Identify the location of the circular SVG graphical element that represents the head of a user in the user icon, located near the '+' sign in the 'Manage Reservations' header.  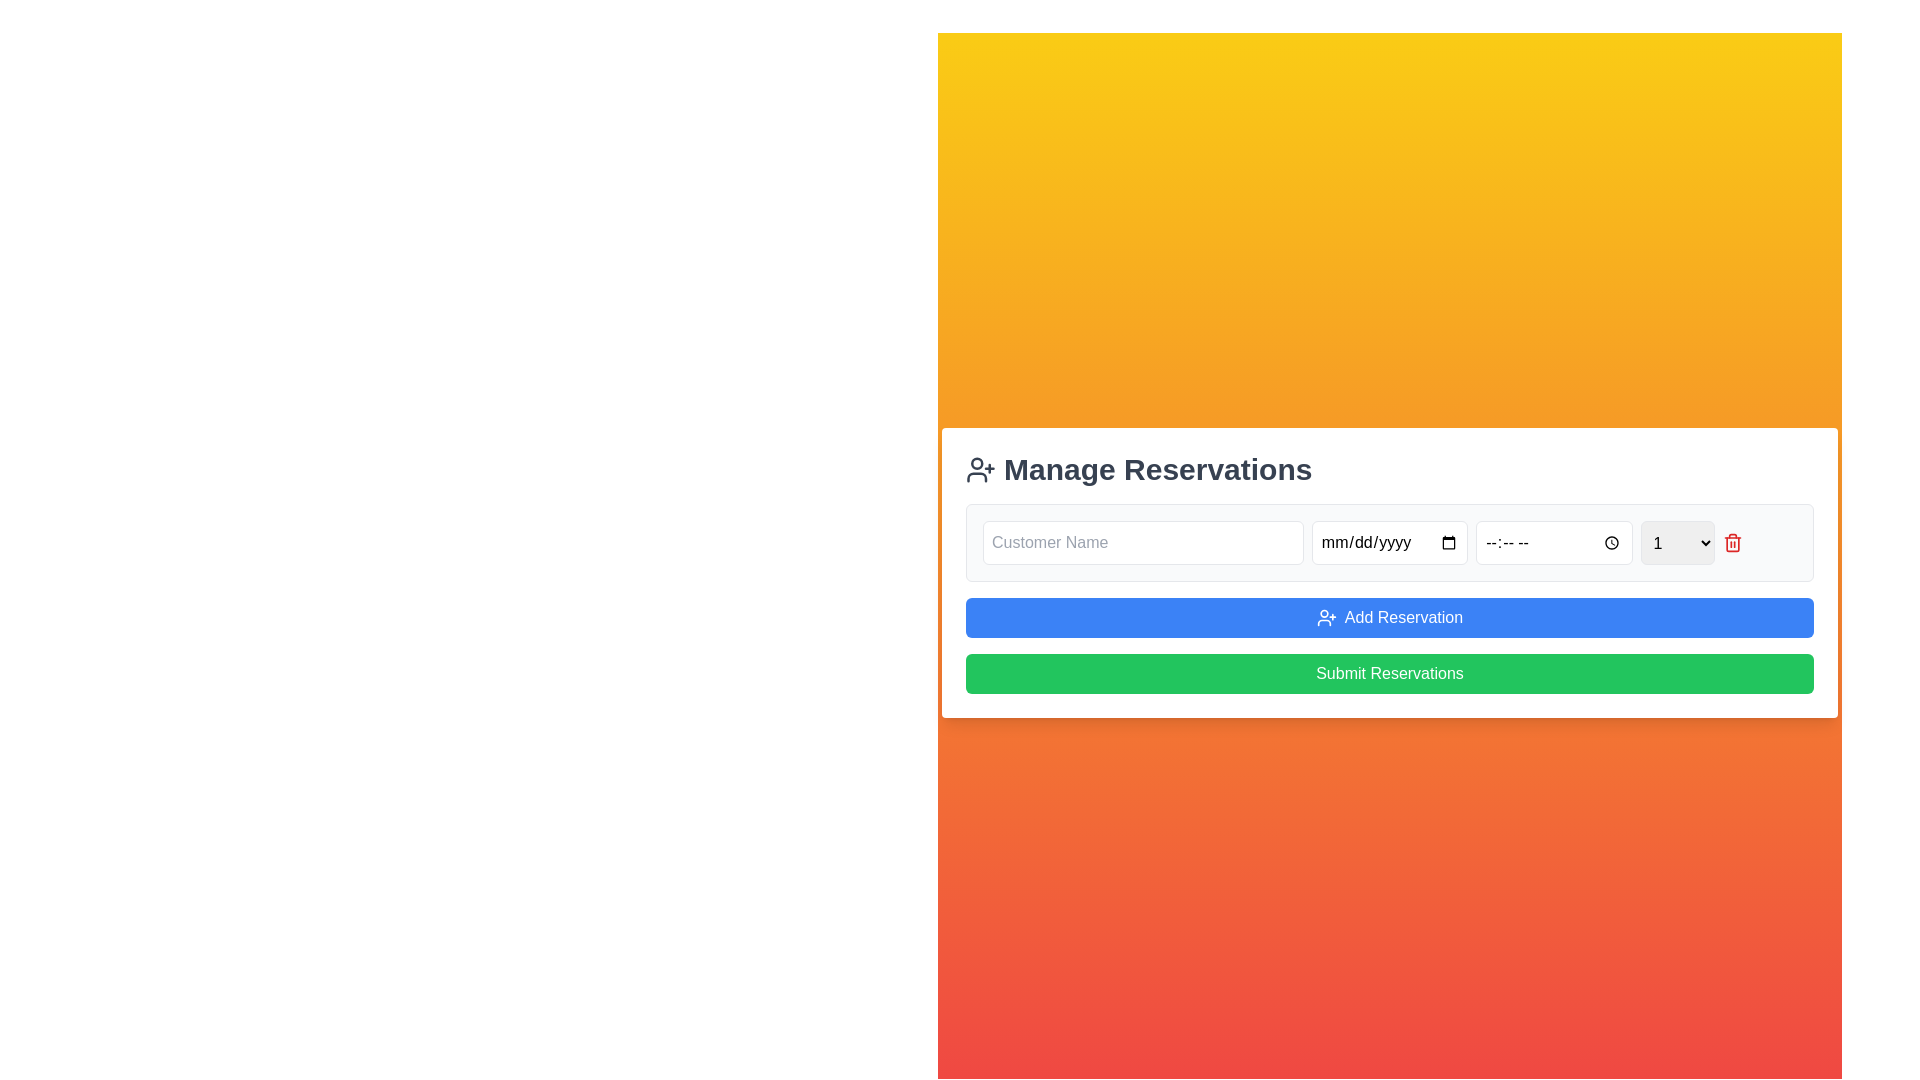
(977, 463).